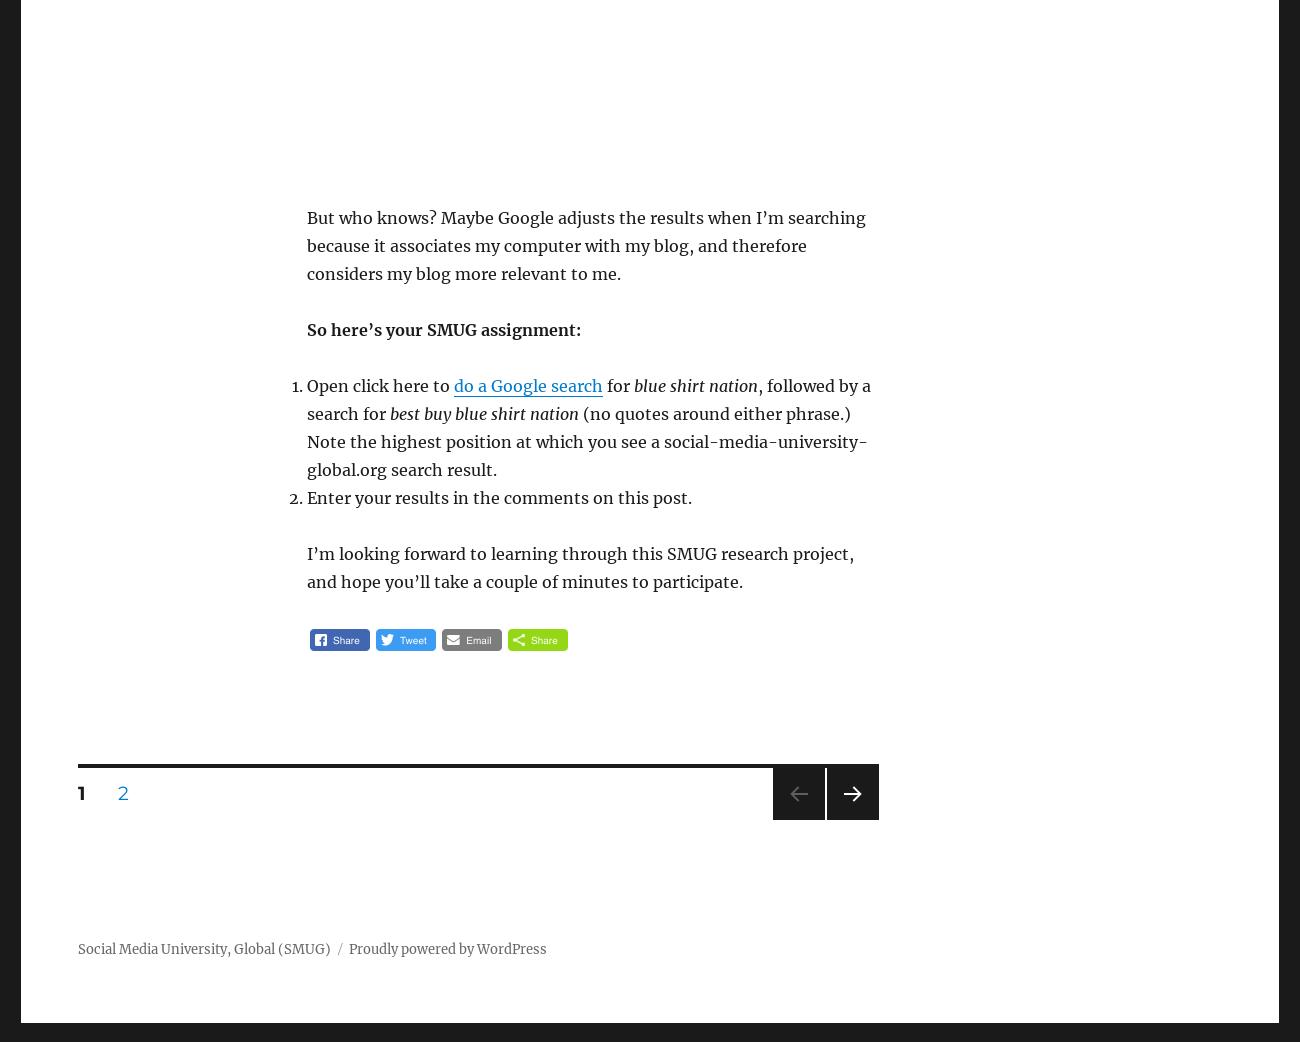 The image size is (1300, 1042). I want to click on 'So here’s your SMUG assignment:', so click(442, 330).